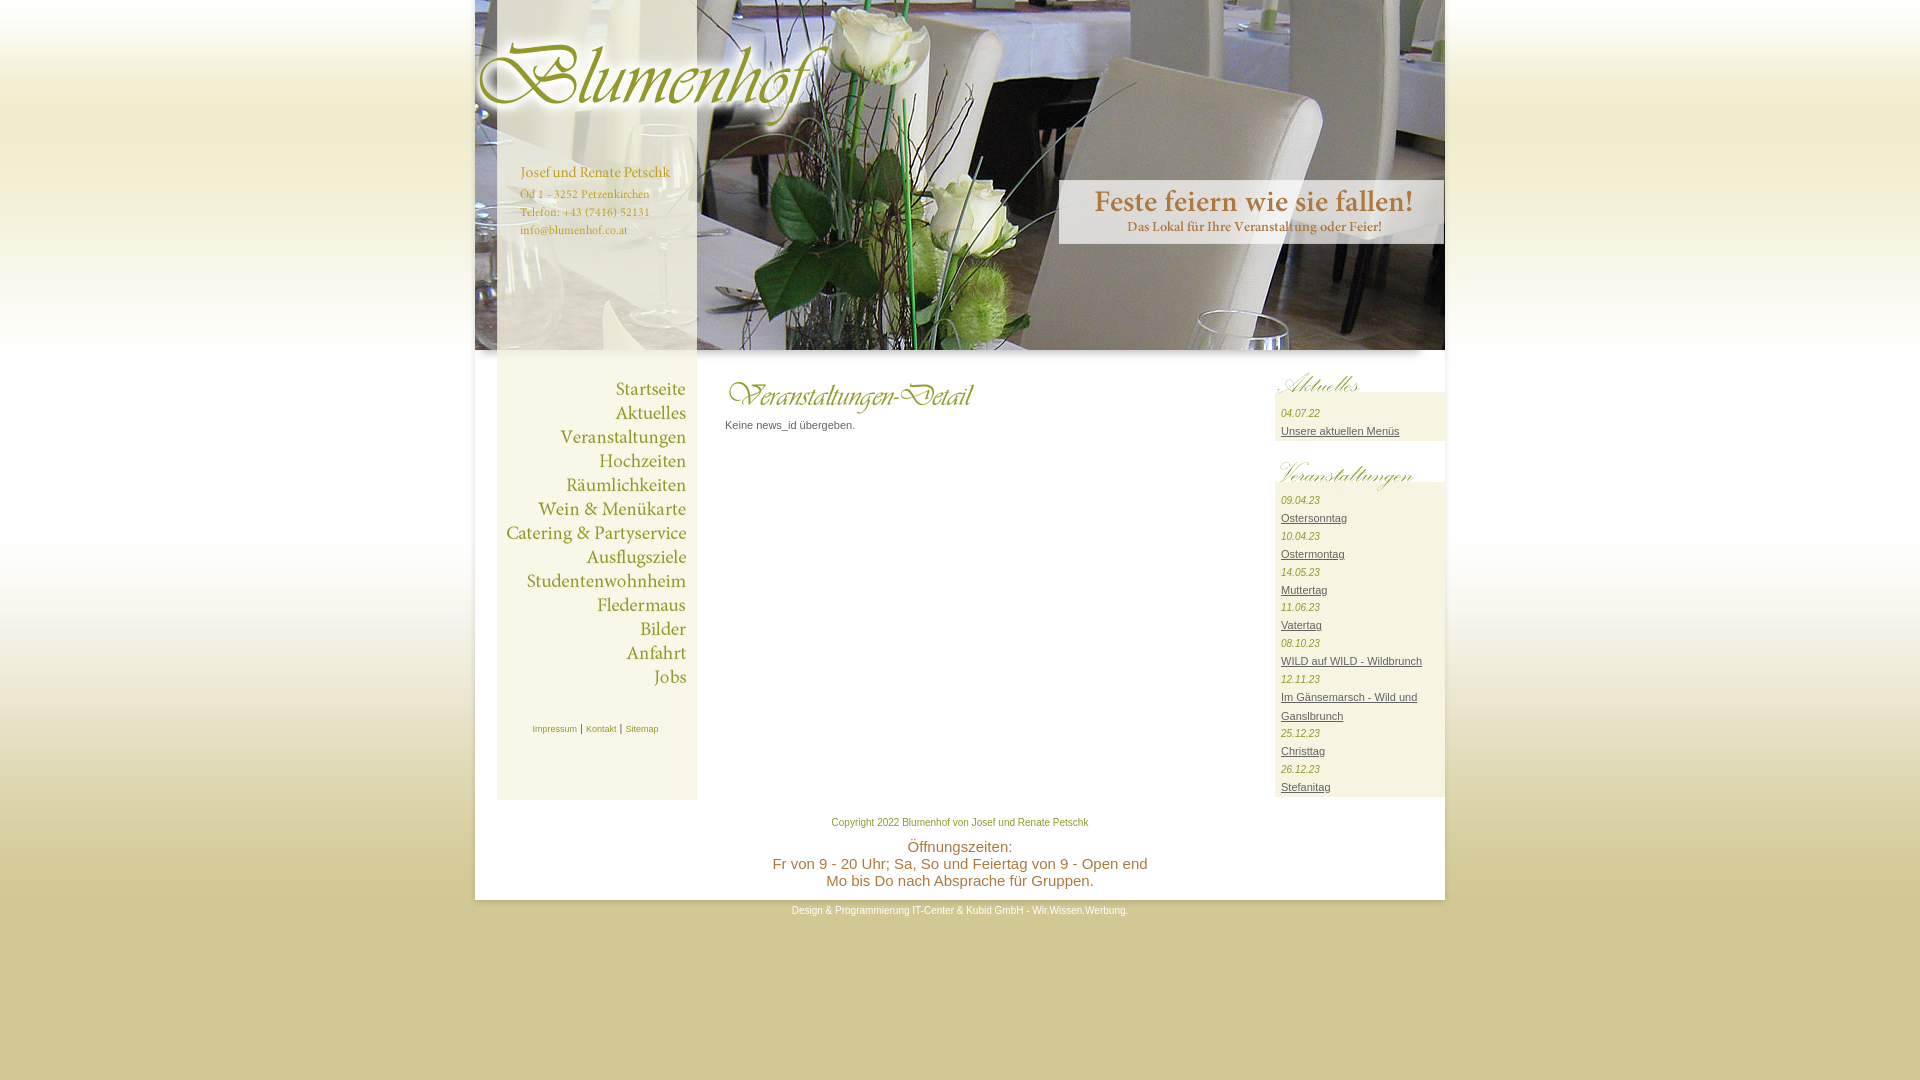 This screenshot has height=1080, width=1920. I want to click on 'Kontakt', so click(600, 729).